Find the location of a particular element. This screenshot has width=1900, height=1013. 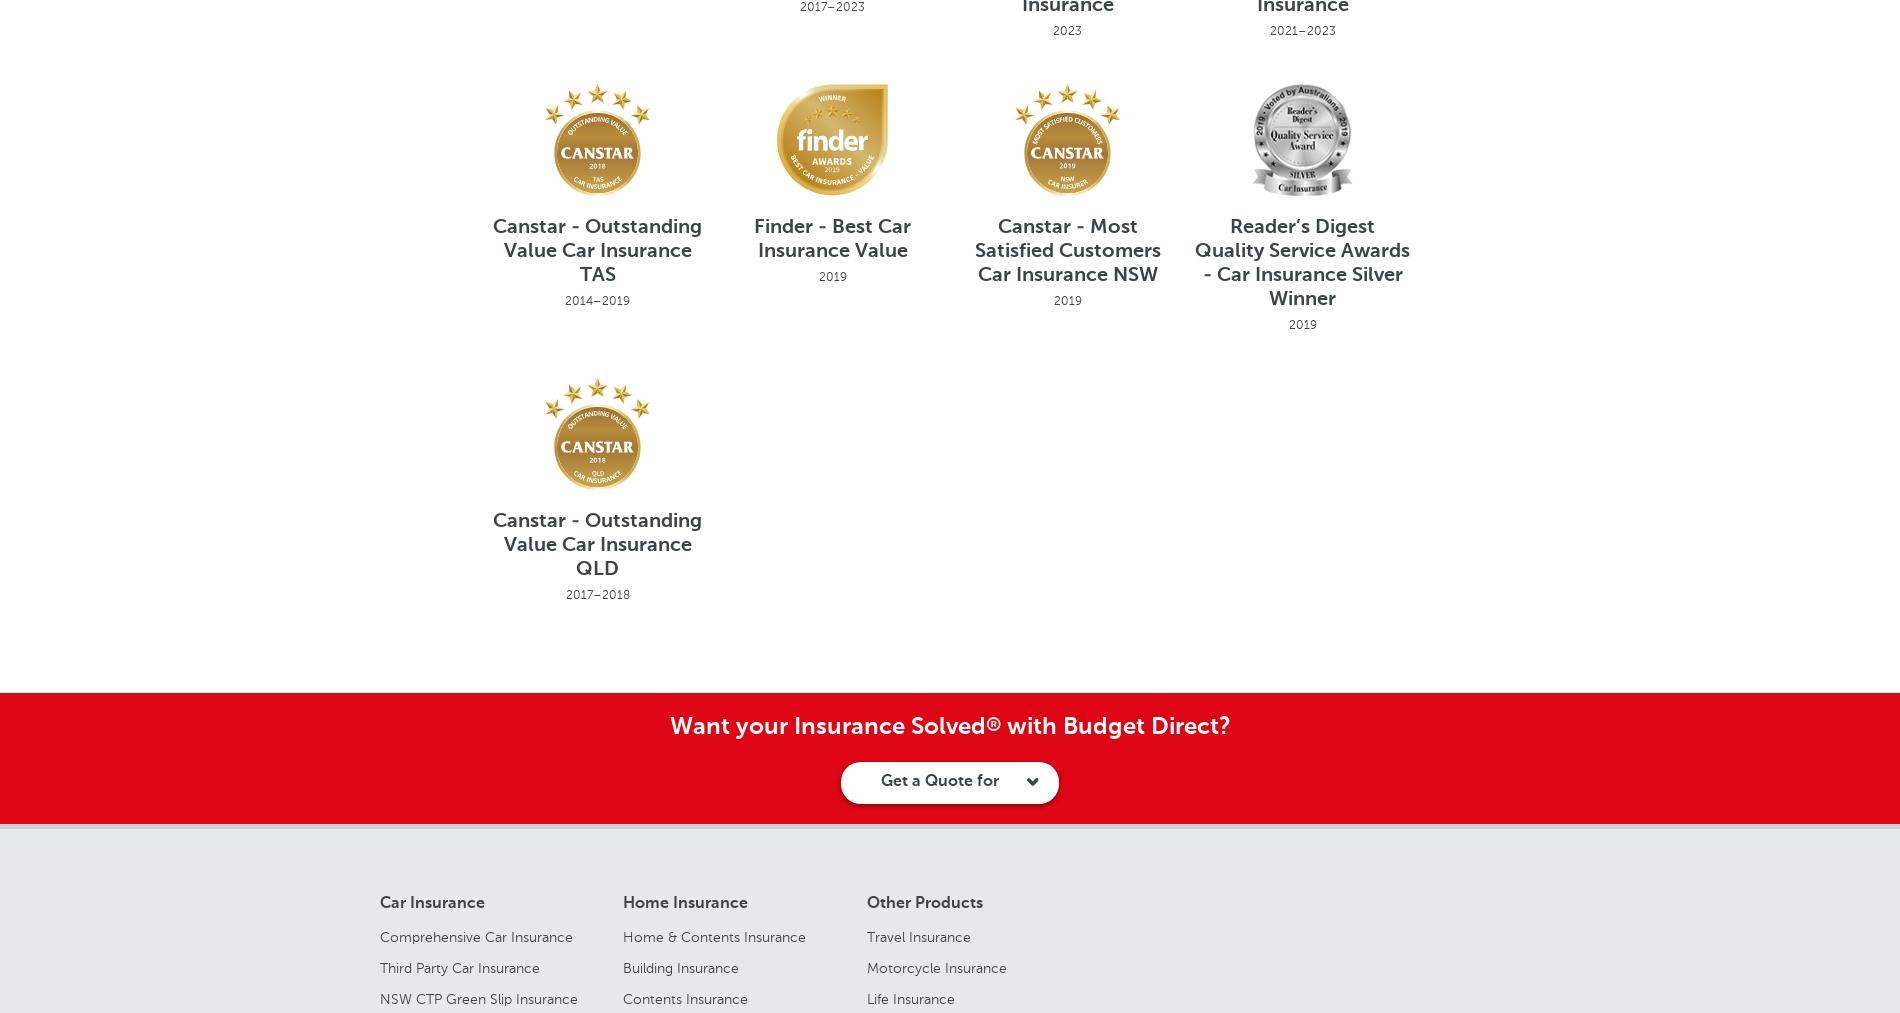

'Want your Insurance Solved' is located at coordinates (826, 727).